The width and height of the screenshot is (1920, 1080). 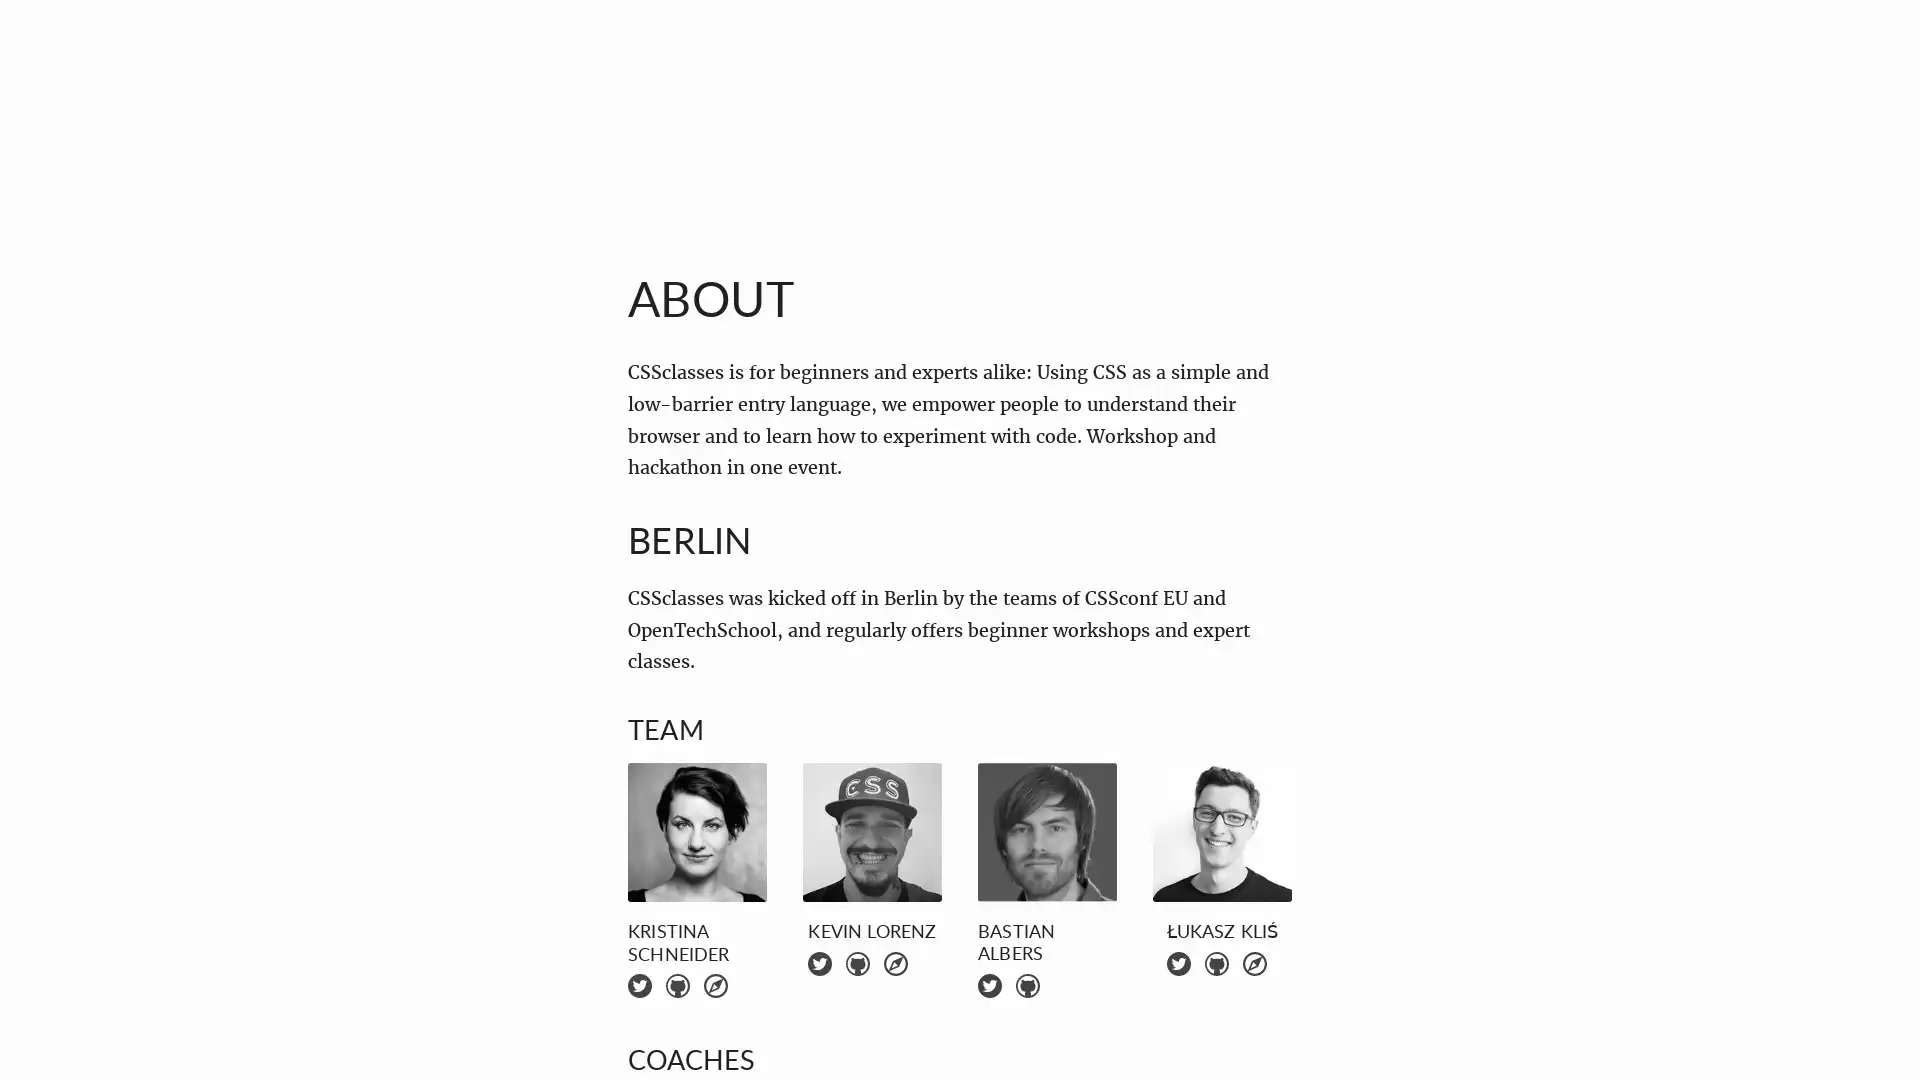 I want to click on Open Menu, so click(x=64, y=63).